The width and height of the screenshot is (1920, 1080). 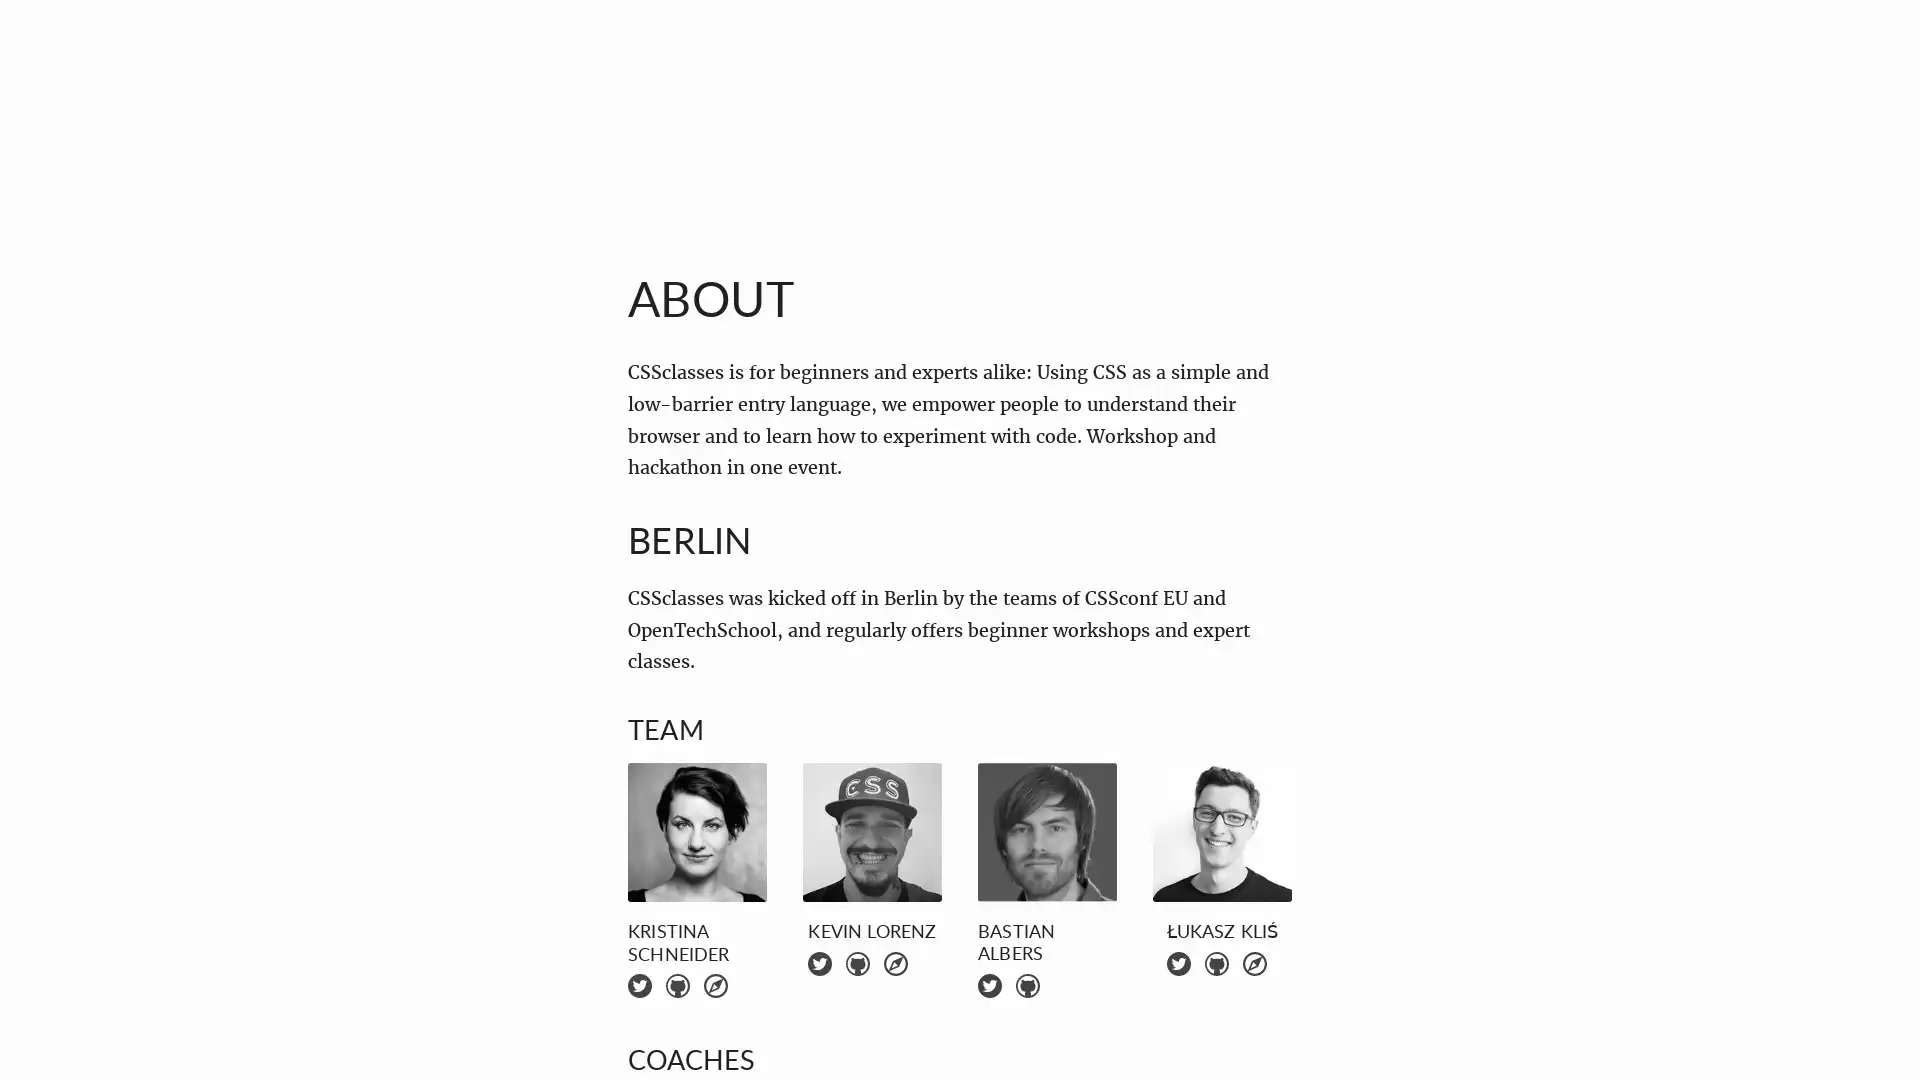 I want to click on Open Menu, so click(x=64, y=63).